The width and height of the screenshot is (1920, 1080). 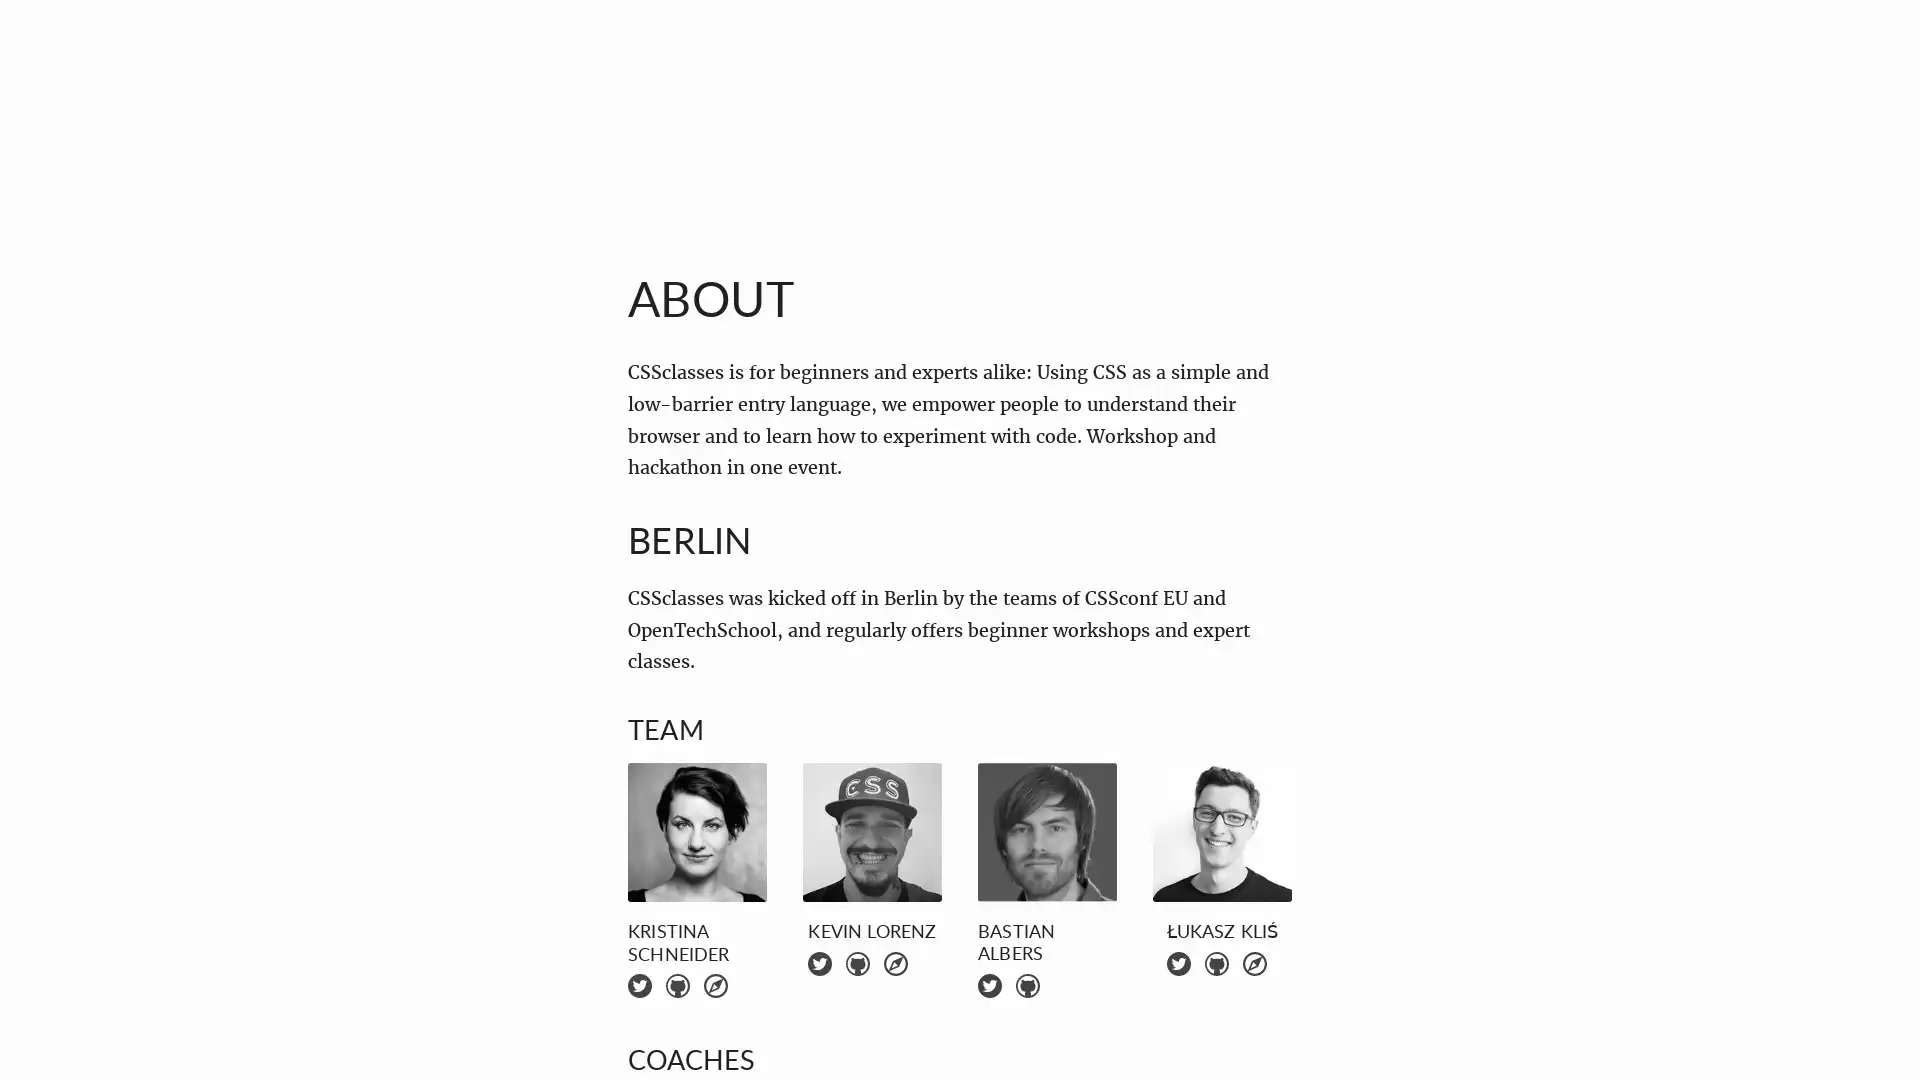 I want to click on Open Menu, so click(x=64, y=63).